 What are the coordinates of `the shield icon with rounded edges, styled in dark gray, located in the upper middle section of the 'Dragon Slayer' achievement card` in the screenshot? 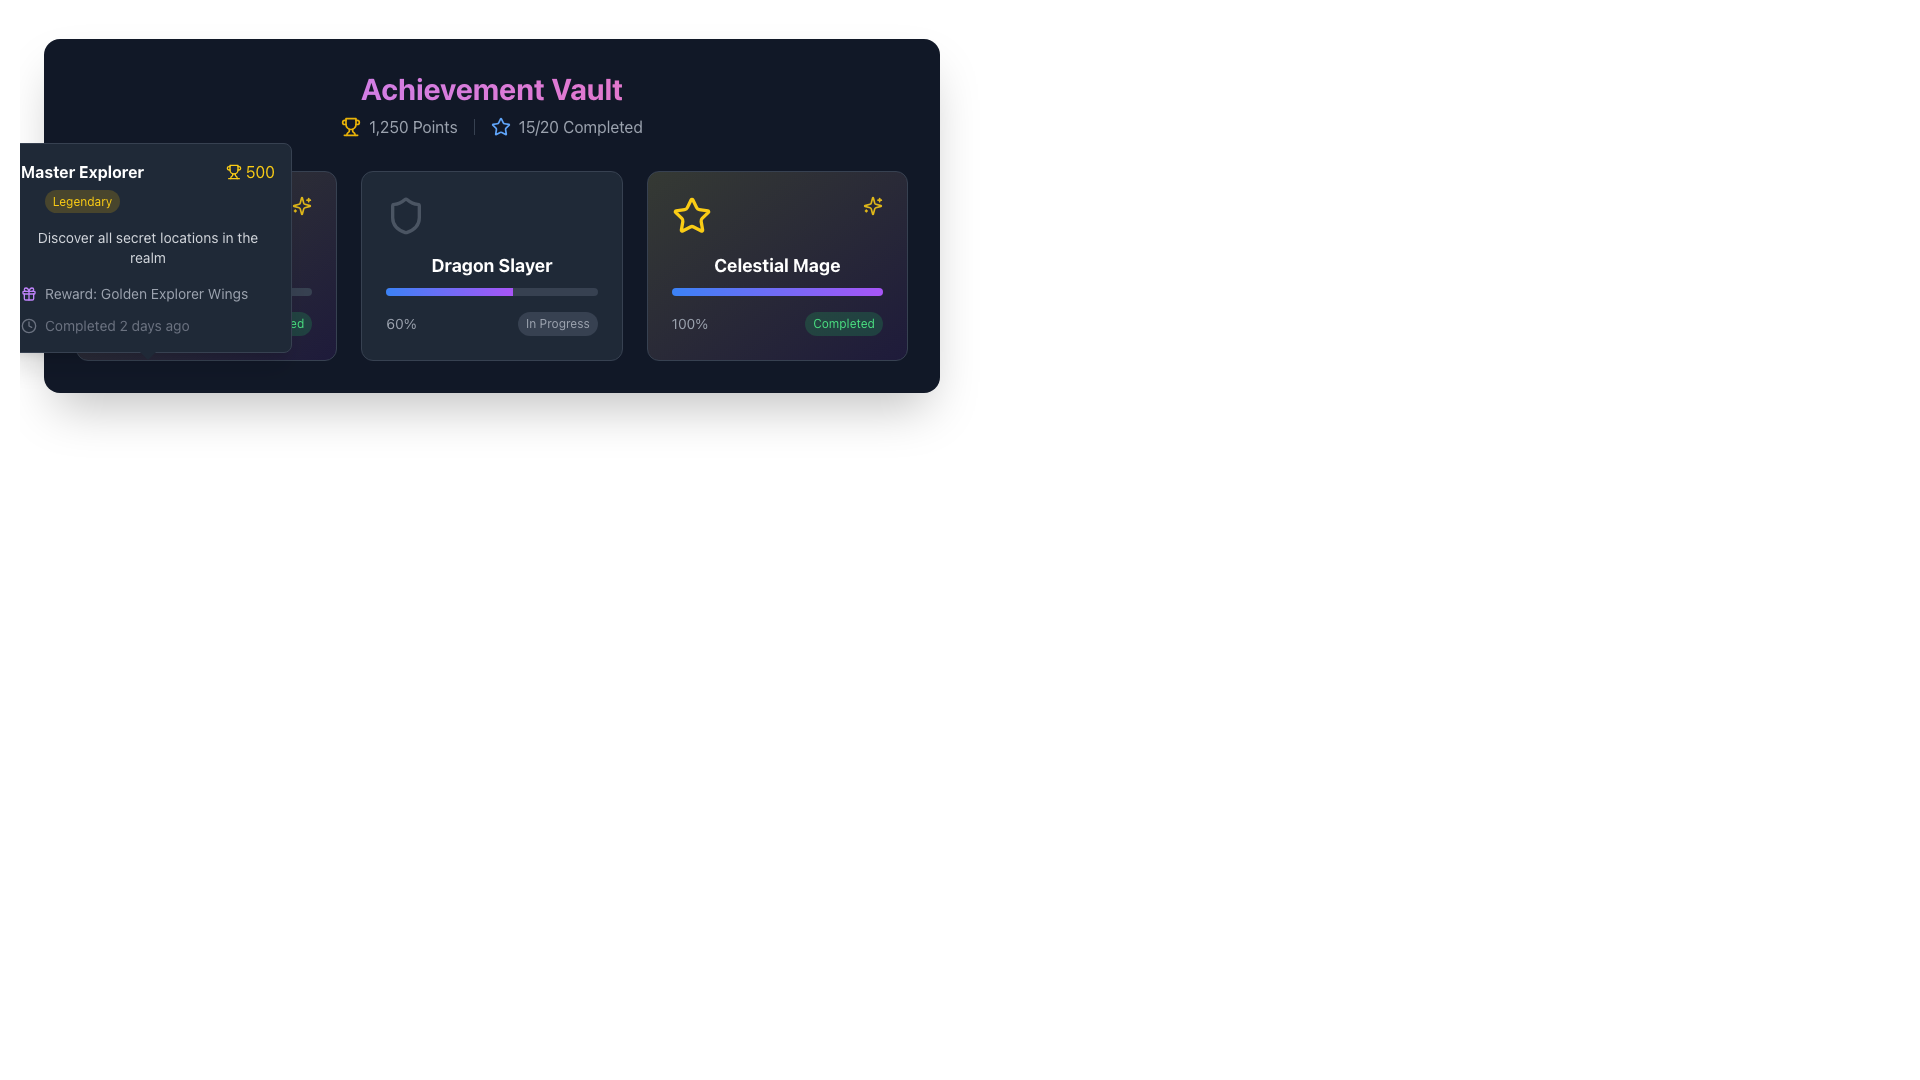 It's located at (405, 216).